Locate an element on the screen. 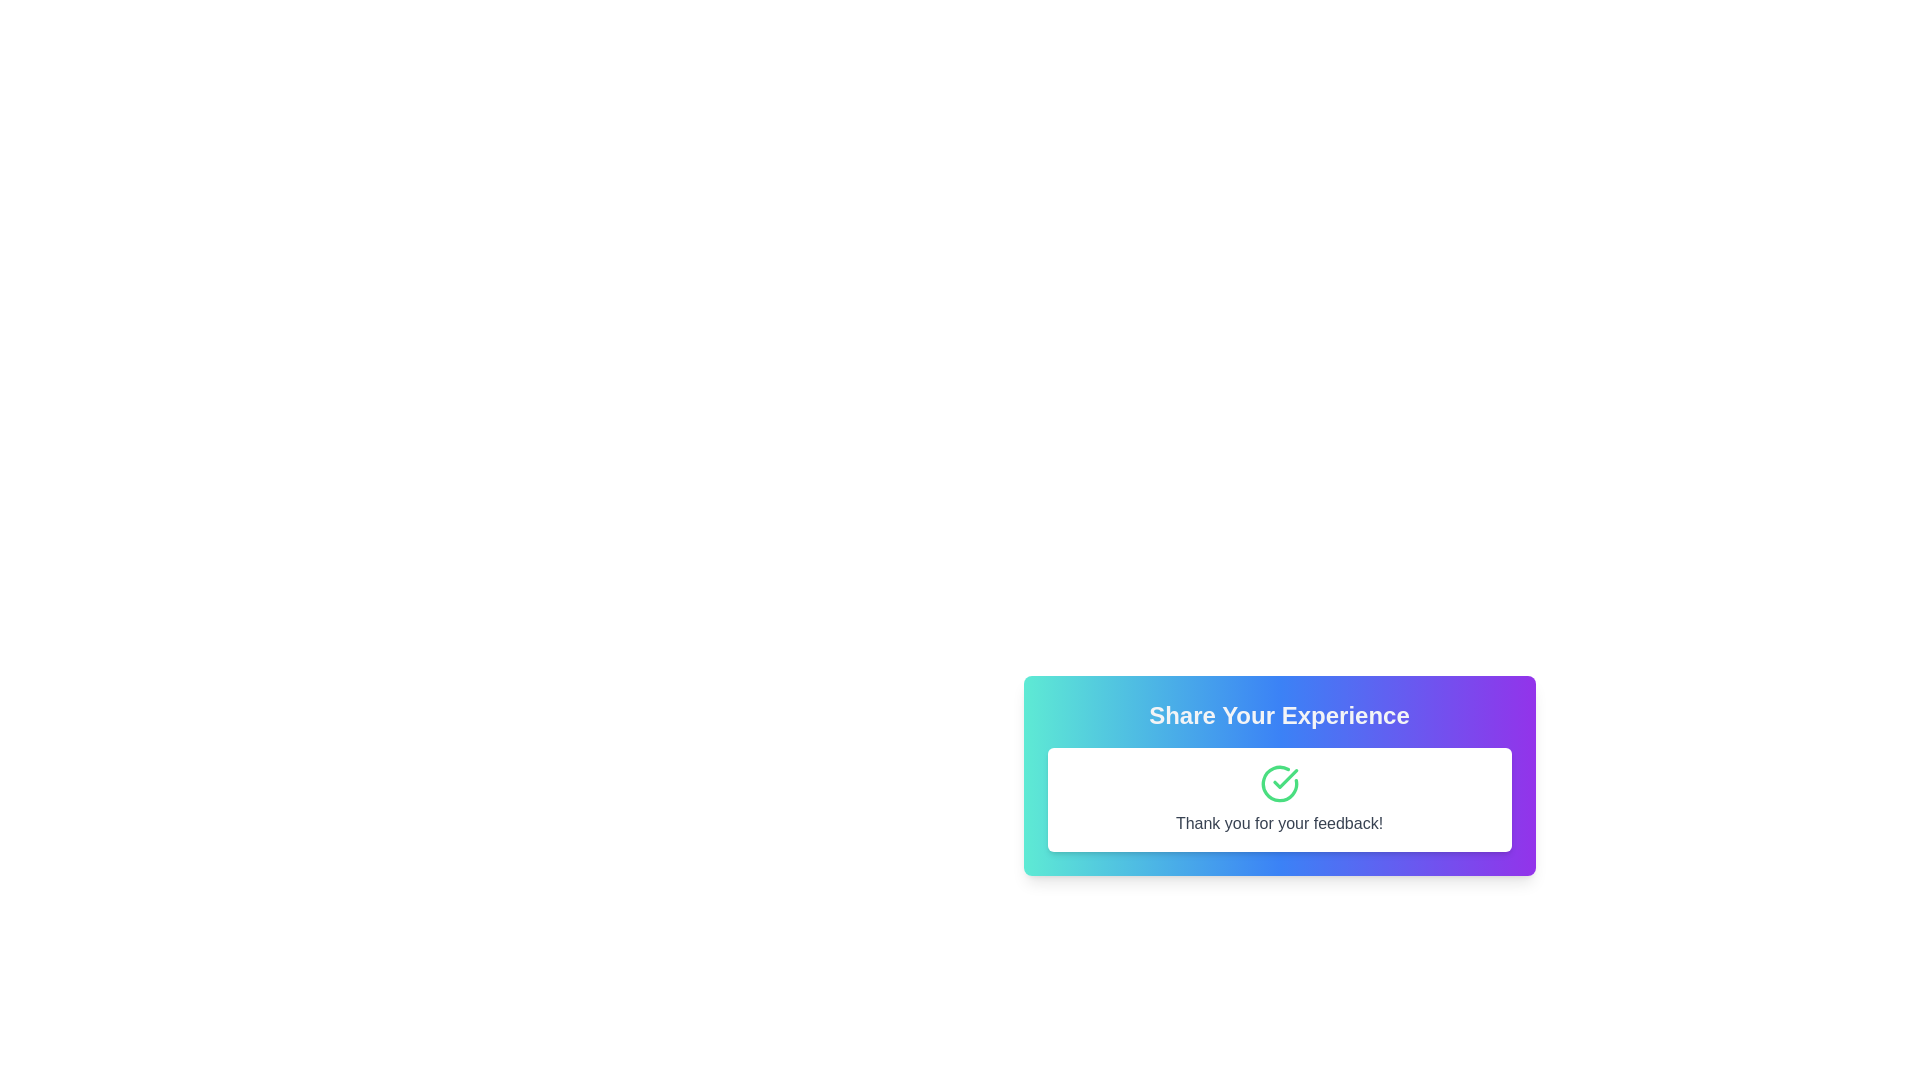 This screenshot has width=1920, height=1080. the modal dialog box titled 'Share Your Experience' to read its content is located at coordinates (1278, 814).